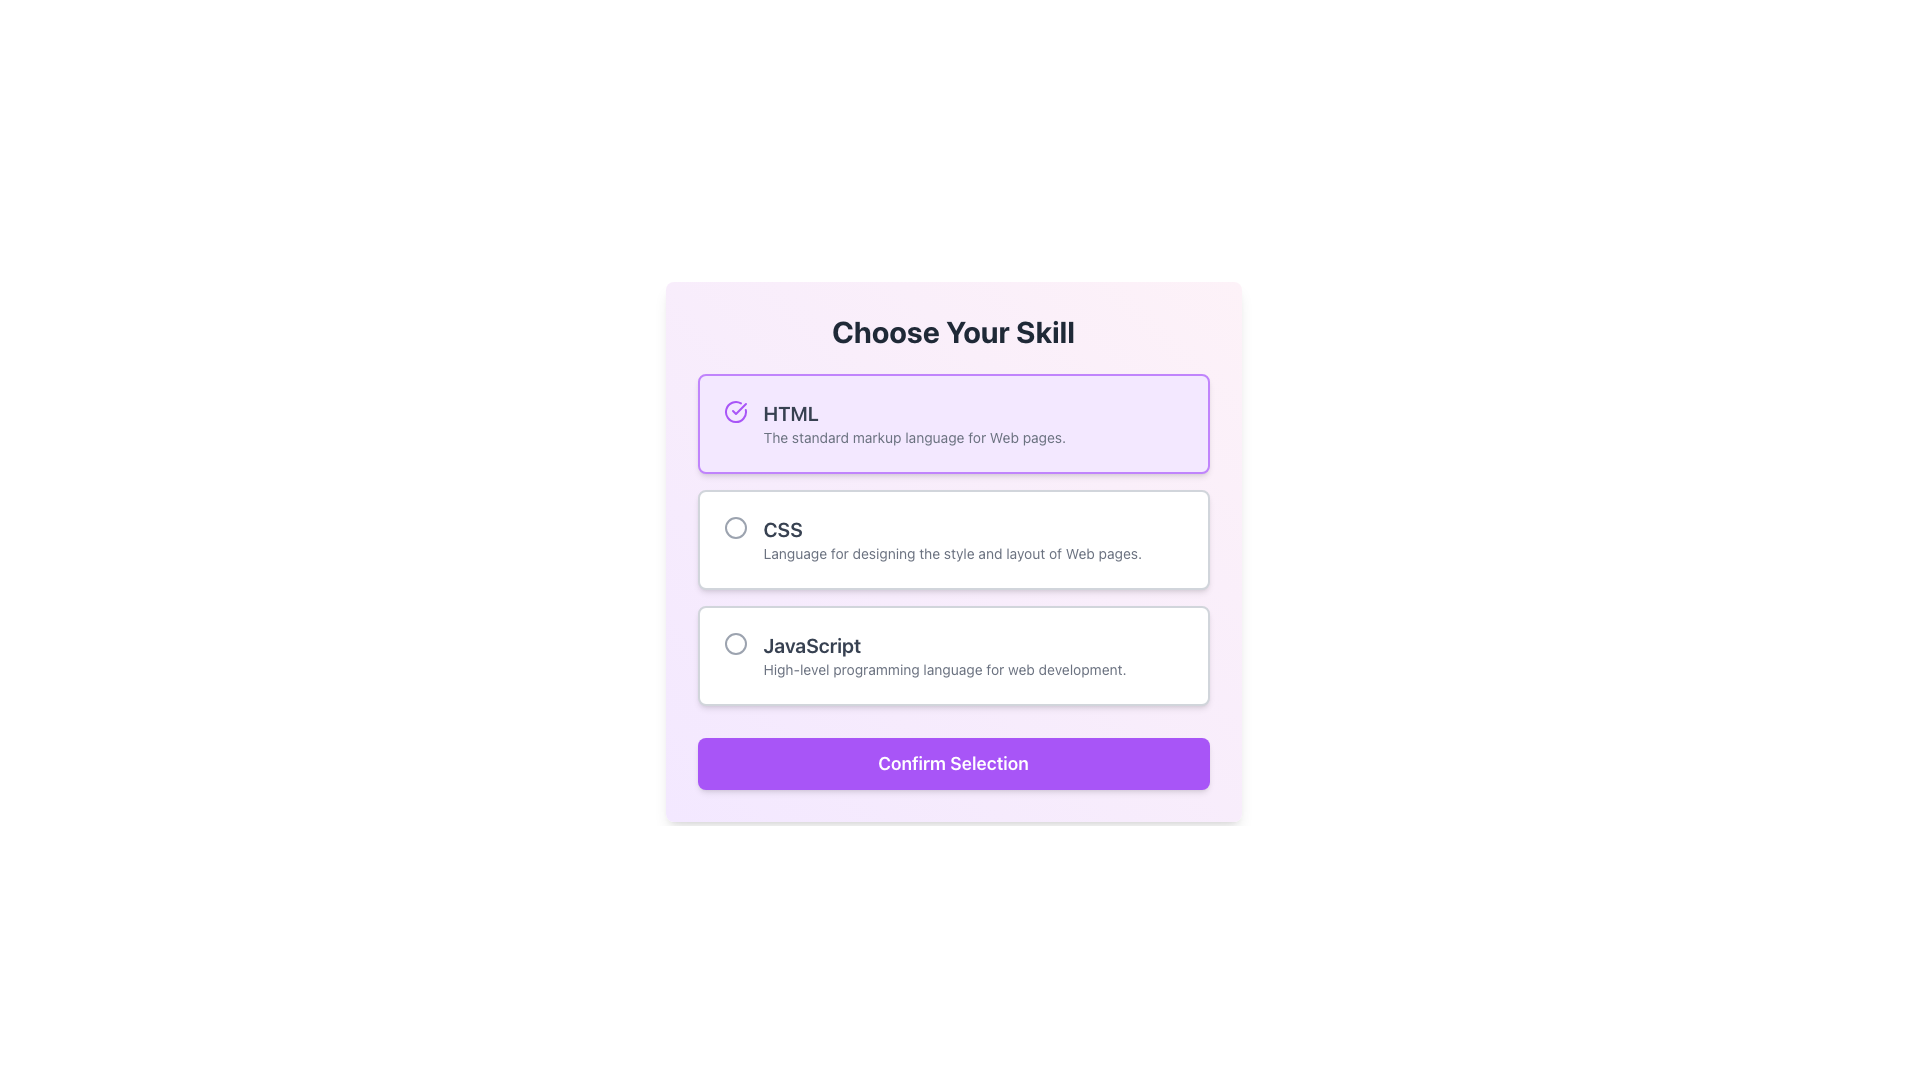  I want to click on the visual marker icon located at the top-left corner of the 'JavaScript' card, adjacent to the label 'JavaScript', so click(734, 644).